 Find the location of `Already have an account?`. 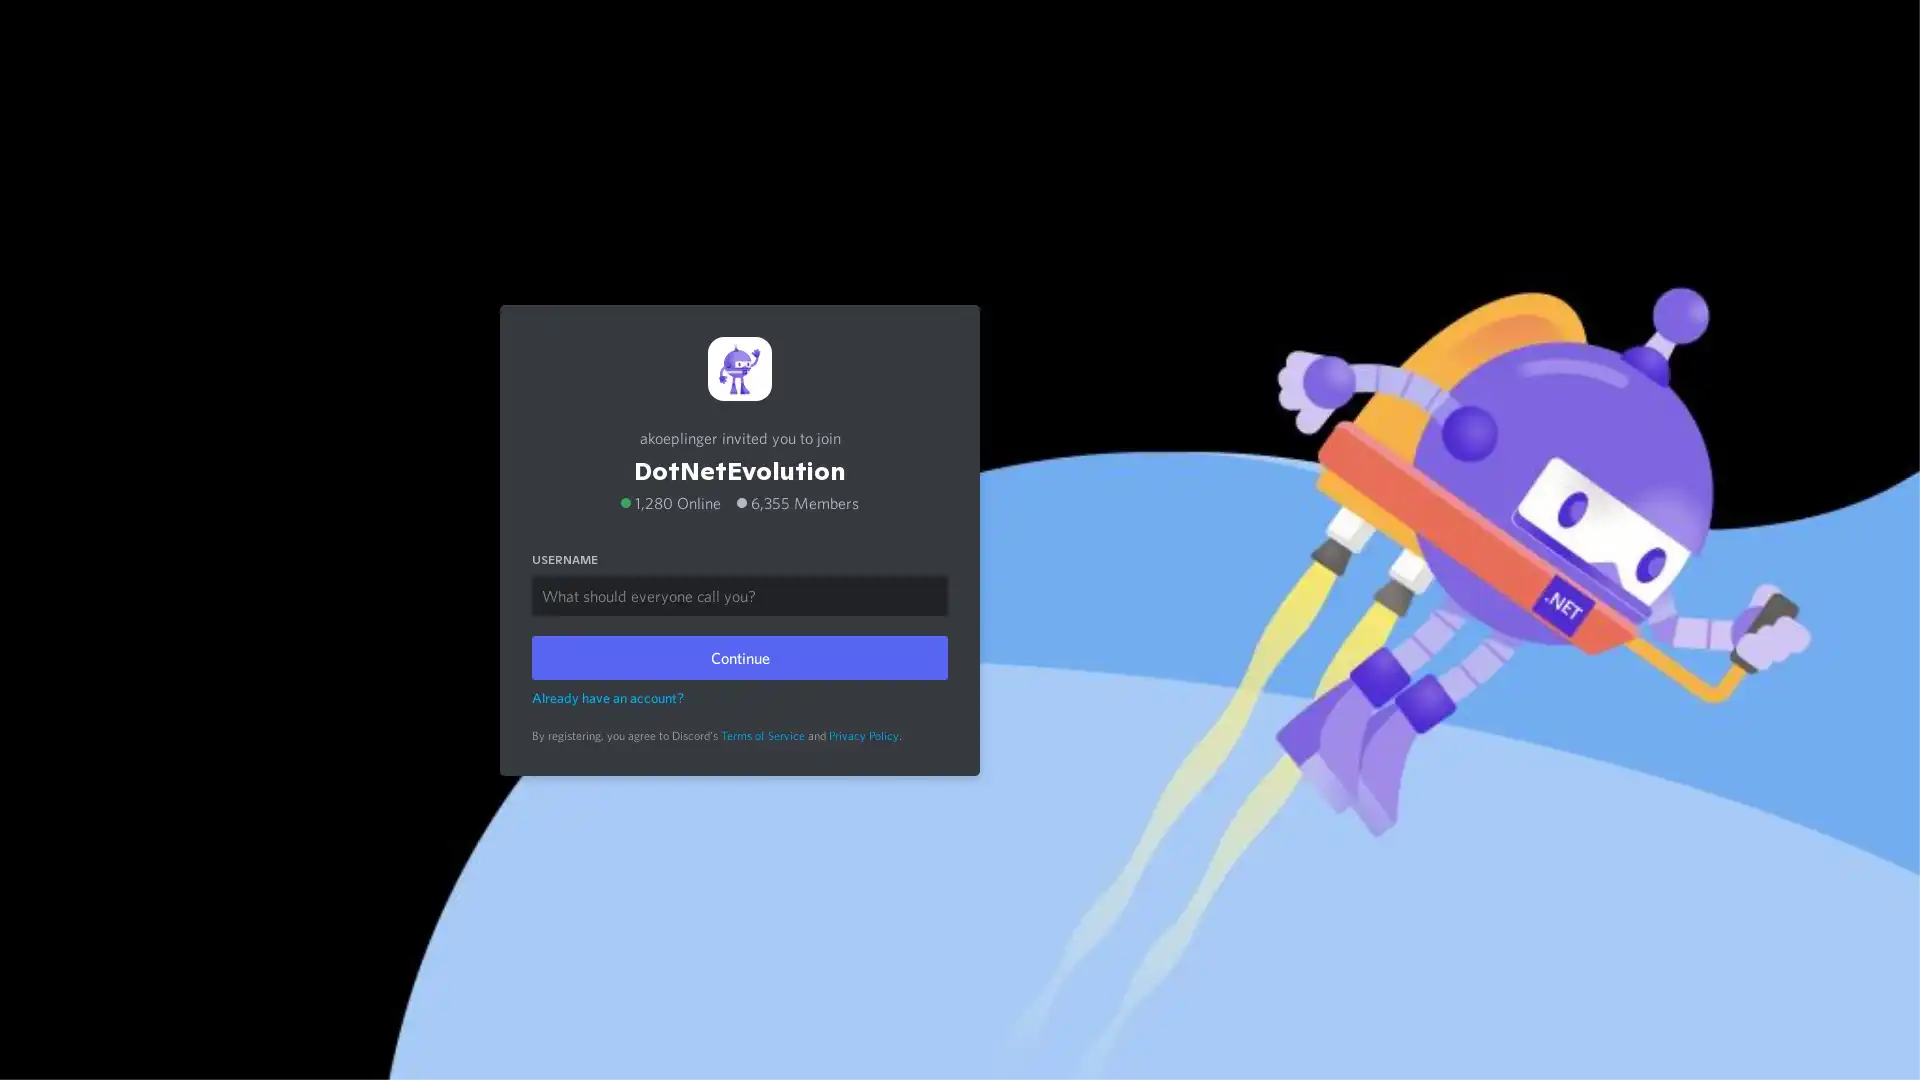

Already have an account? is located at coordinates (607, 696).